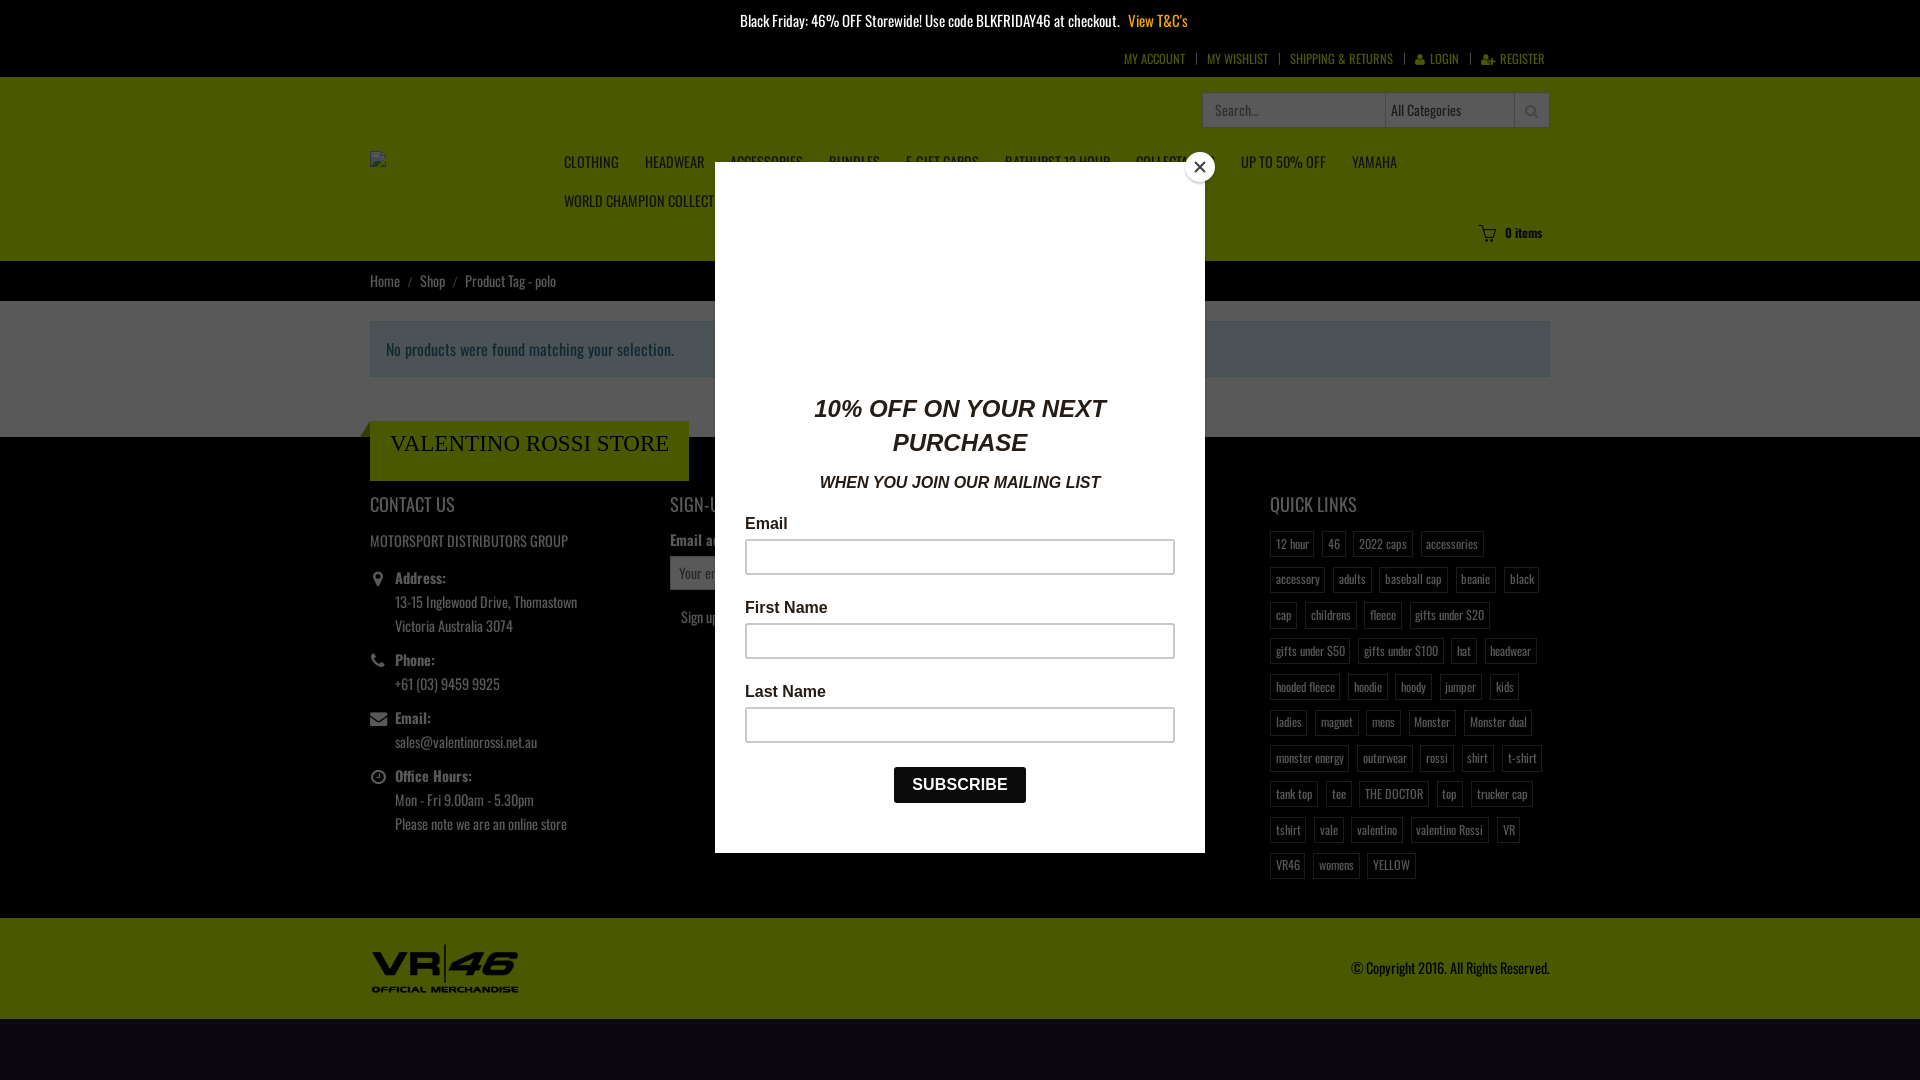 This screenshot has height=1080, width=1920. What do you see at coordinates (1530, 110) in the screenshot?
I see `'Search'` at bounding box center [1530, 110].